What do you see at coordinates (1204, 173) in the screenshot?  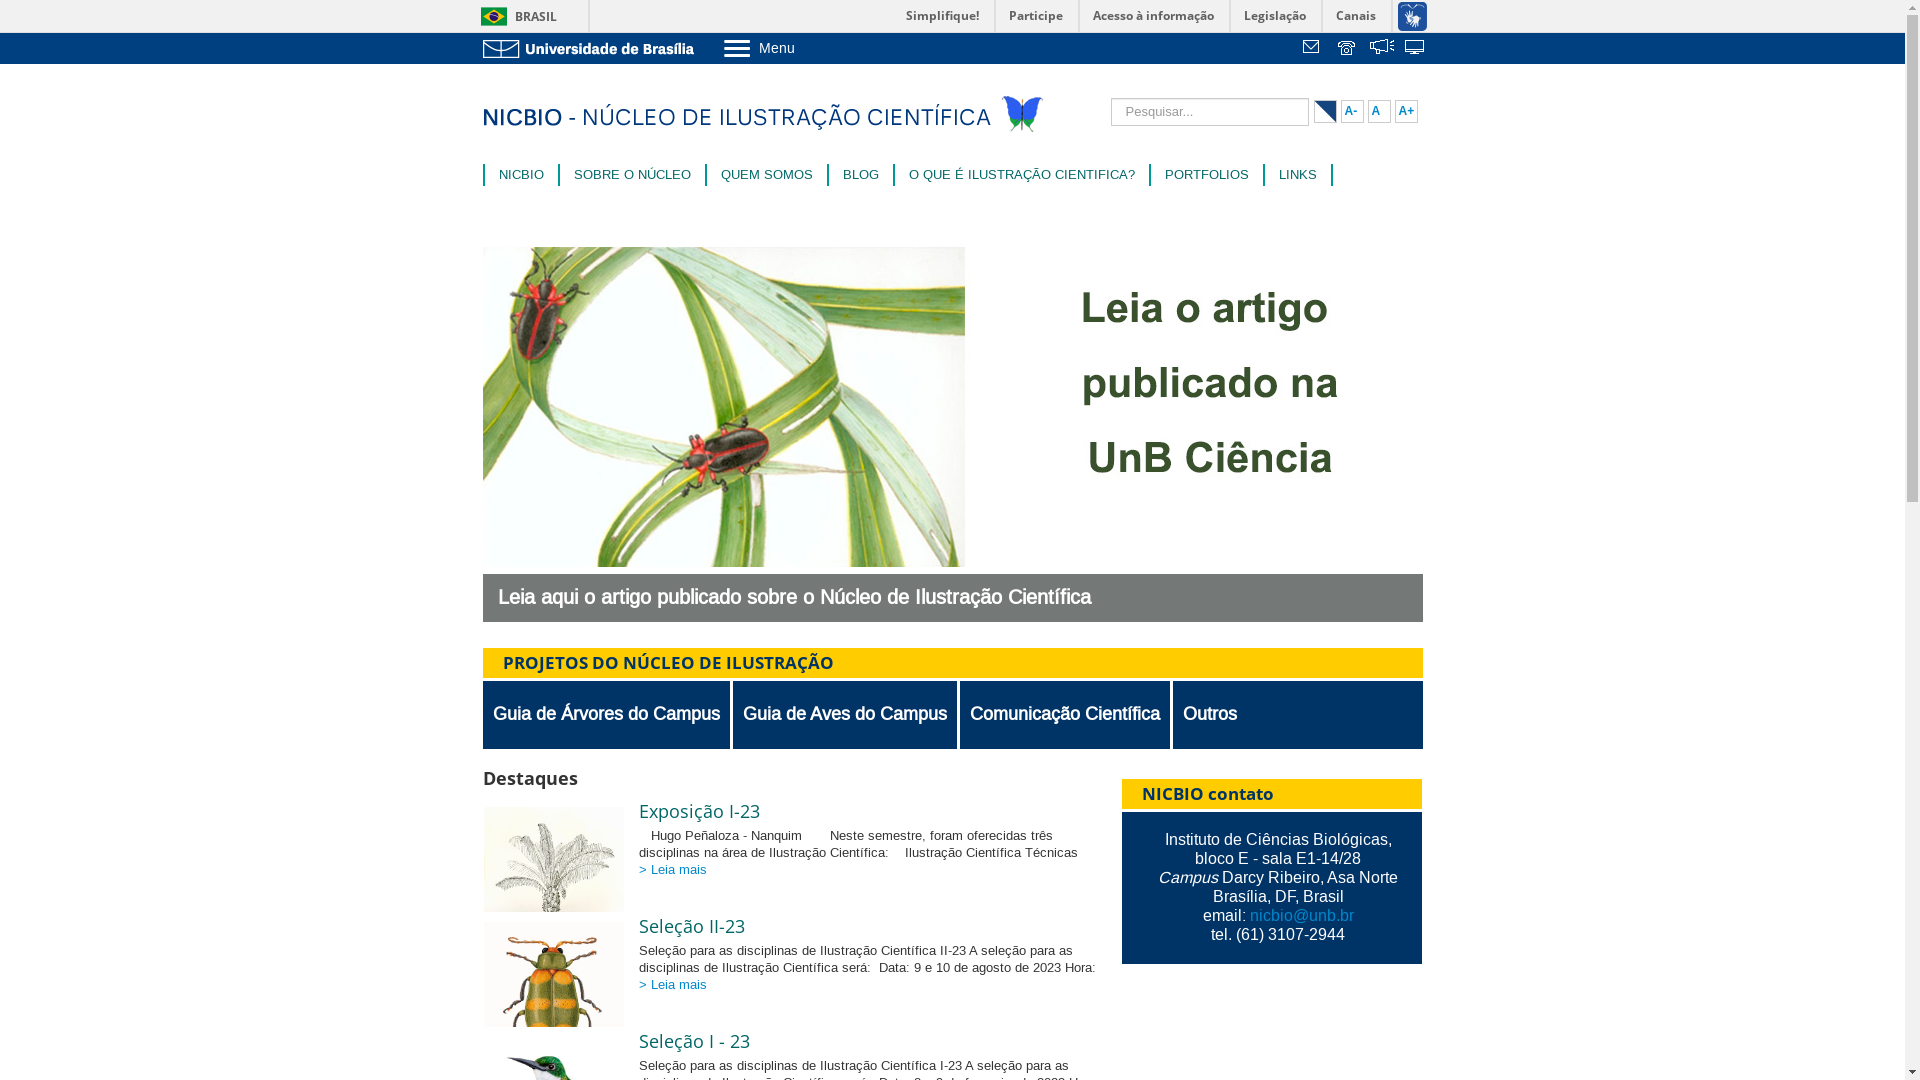 I see `'PORTFOLIOS'` at bounding box center [1204, 173].